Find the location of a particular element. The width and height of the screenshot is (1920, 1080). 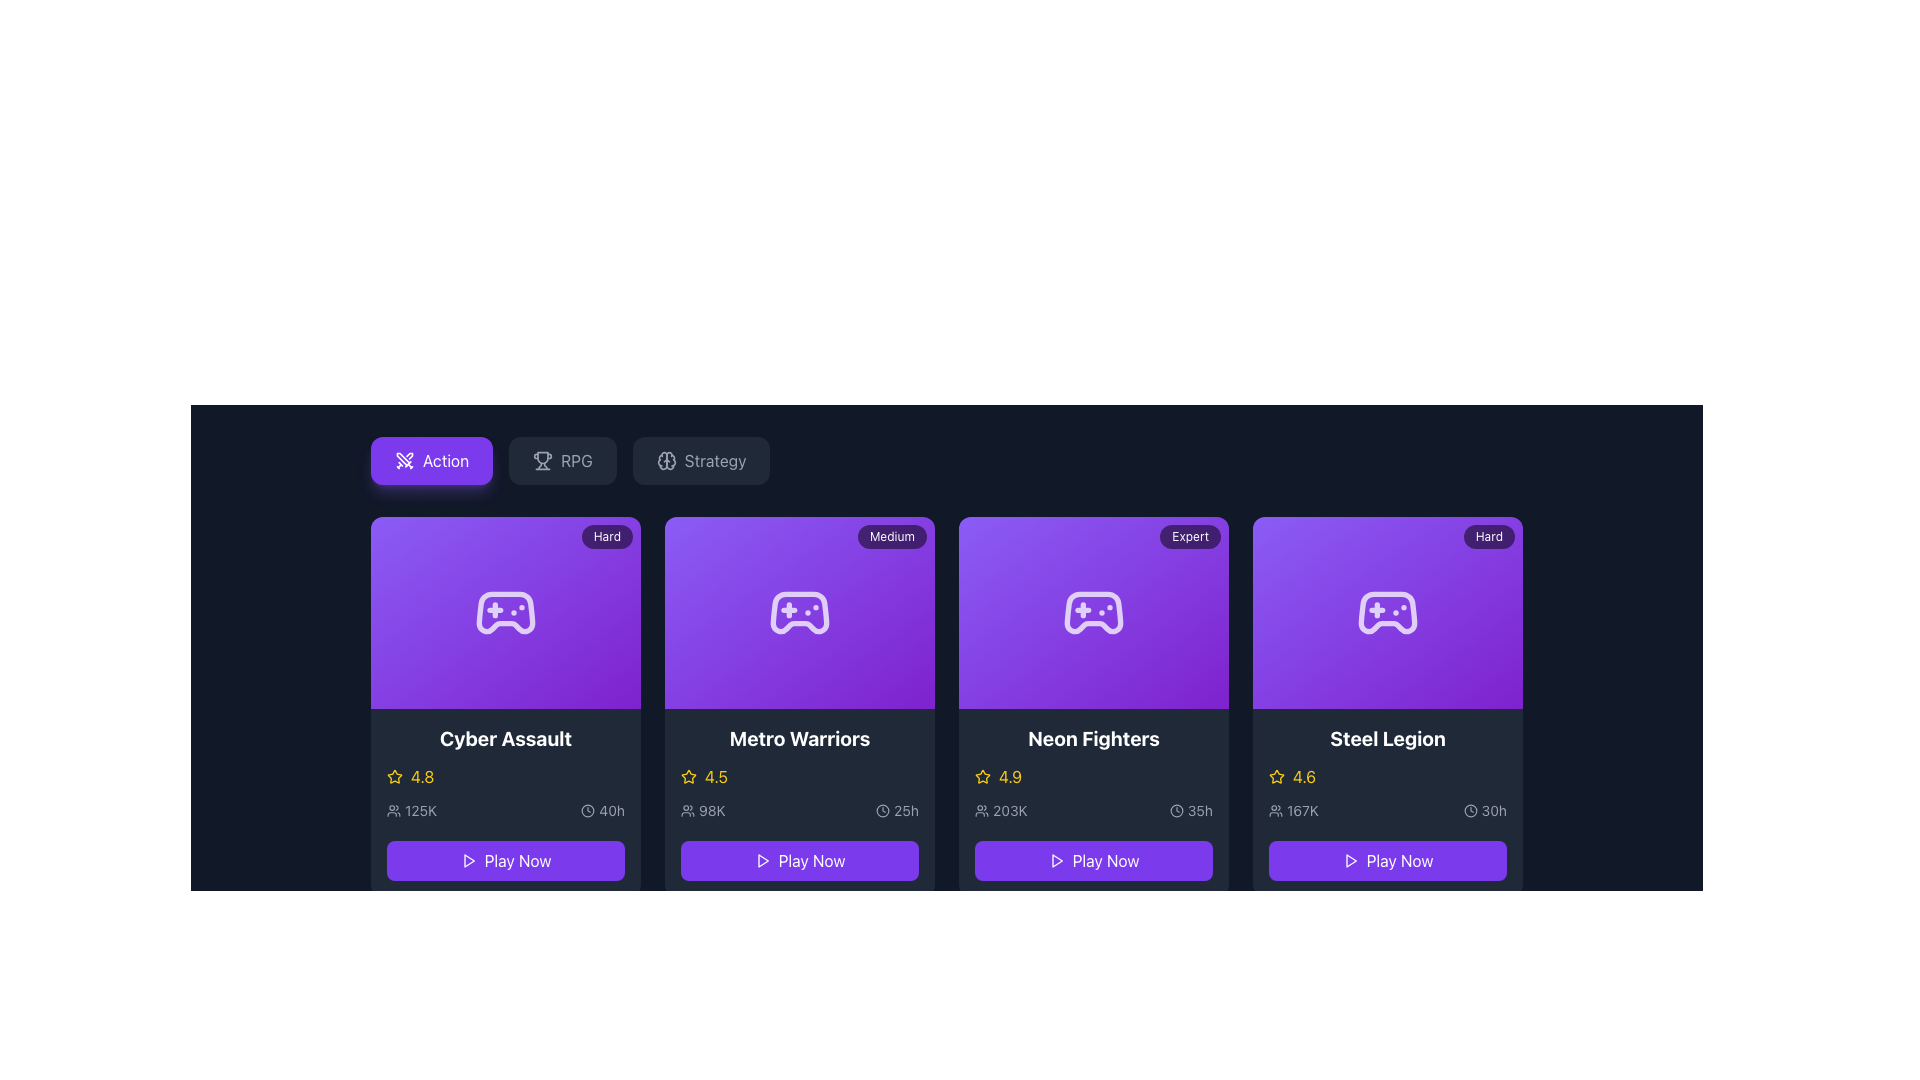

the small play icon, which is an equilateral triangle pointing right, located within the purple 'Play Now' button for 'Neon Fighters' to possibly display additional information or effects is located at coordinates (1055, 859).